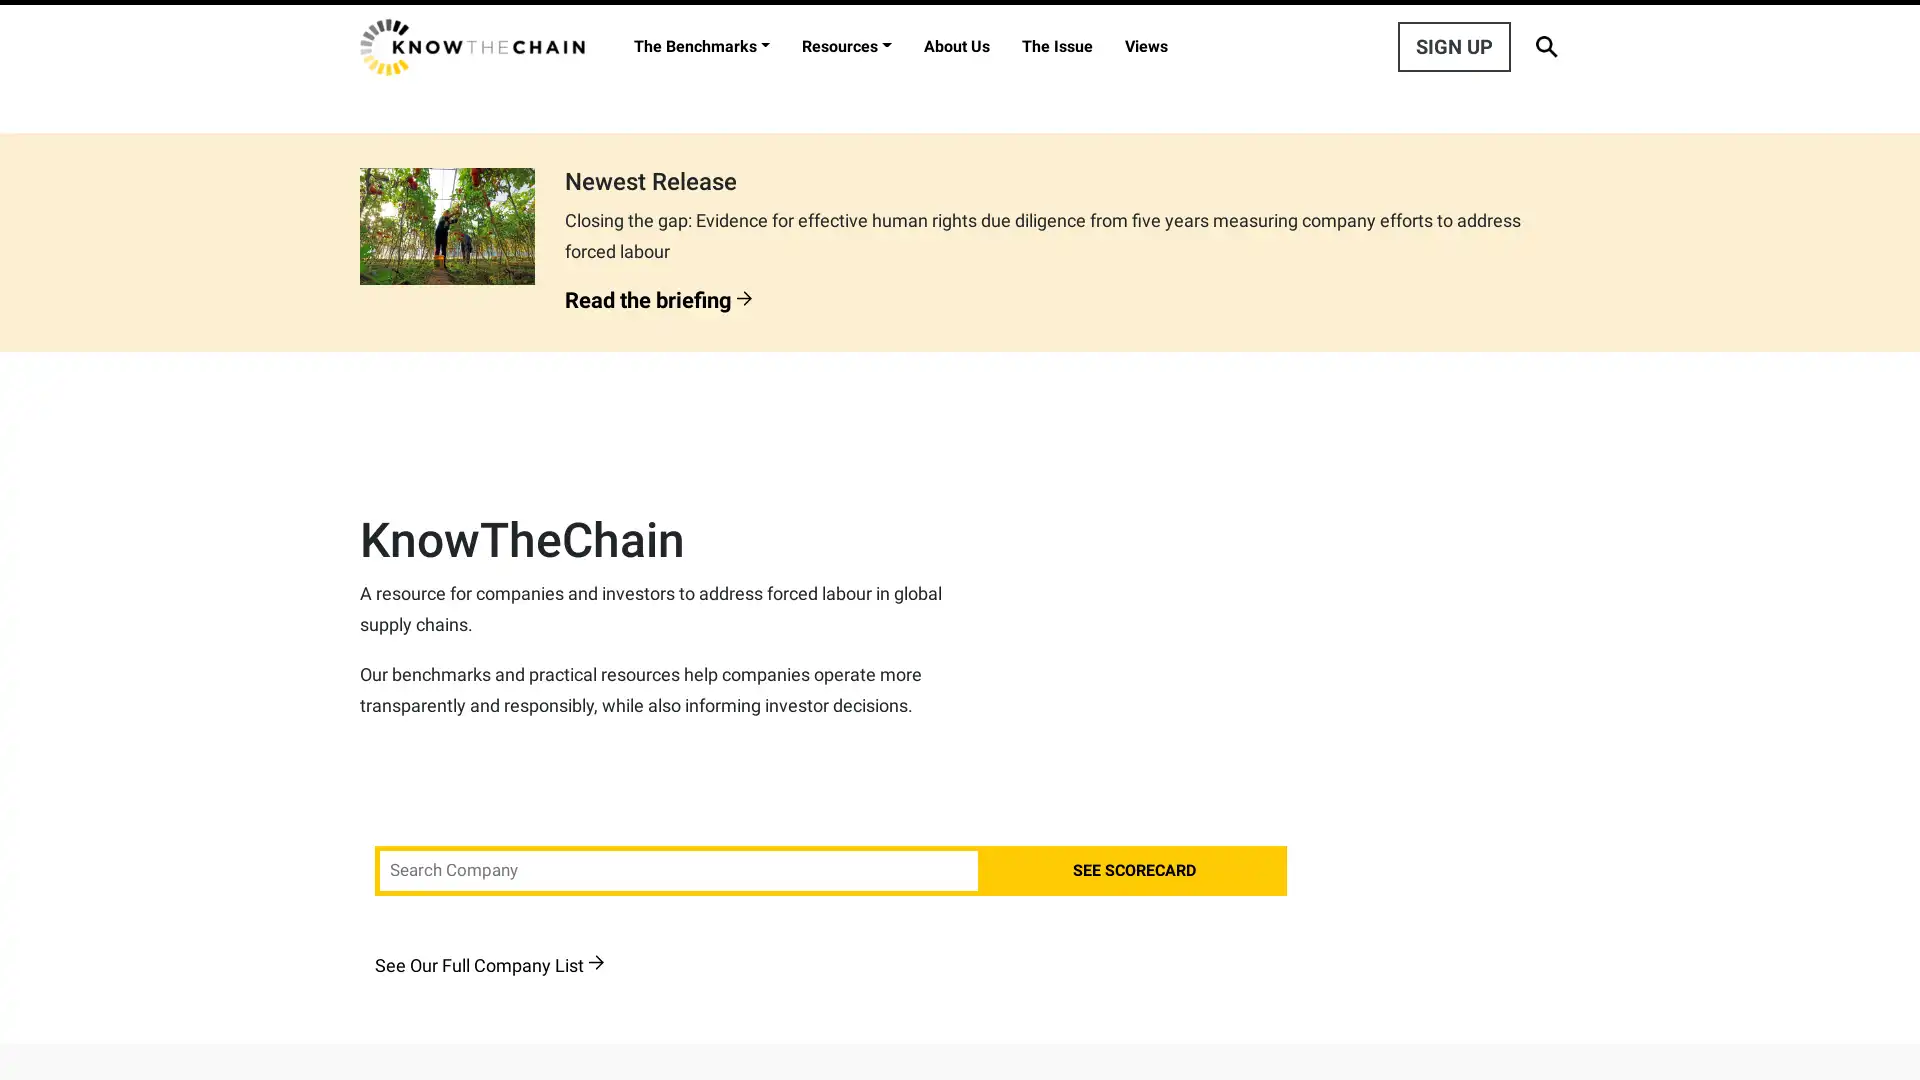 This screenshot has width=1920, height=1080. I want to click on SEE SCORECARD, so click(1134, 870).